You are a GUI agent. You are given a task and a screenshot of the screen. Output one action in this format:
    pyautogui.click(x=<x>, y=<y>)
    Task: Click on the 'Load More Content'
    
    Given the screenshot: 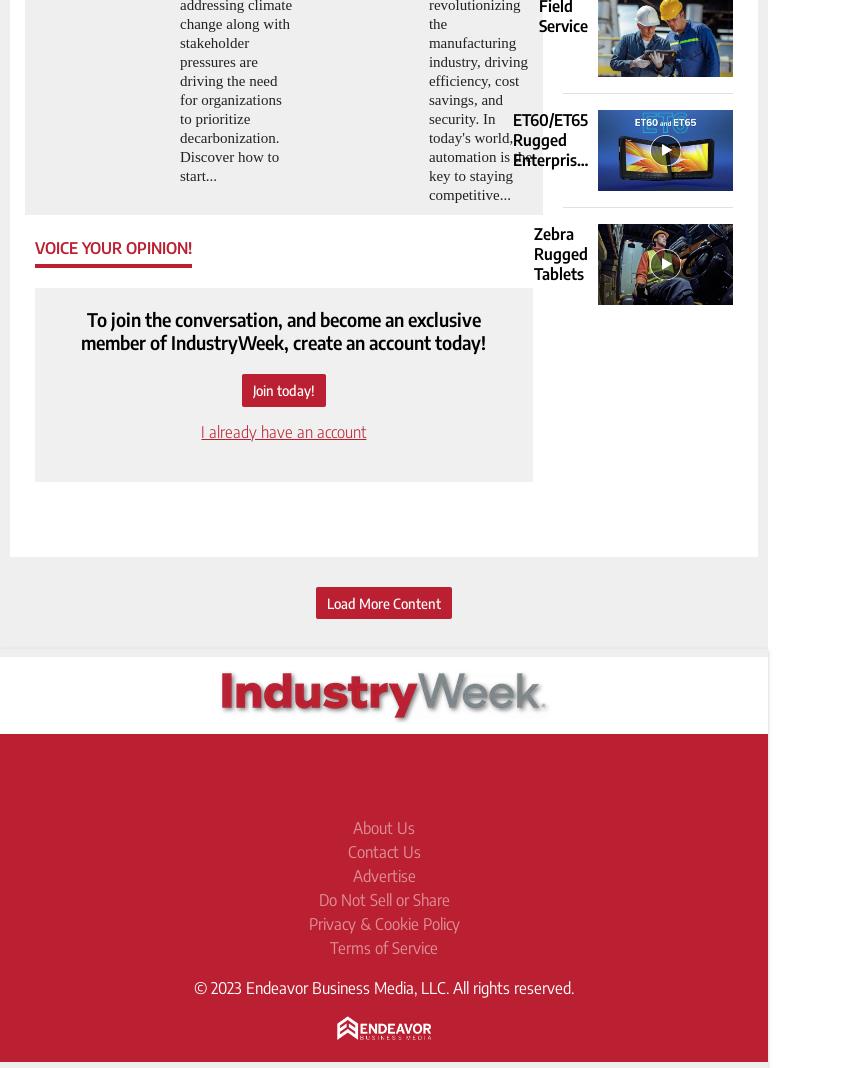 What is the action you would take?
    pyautogui.click(x=384, y=601)
    